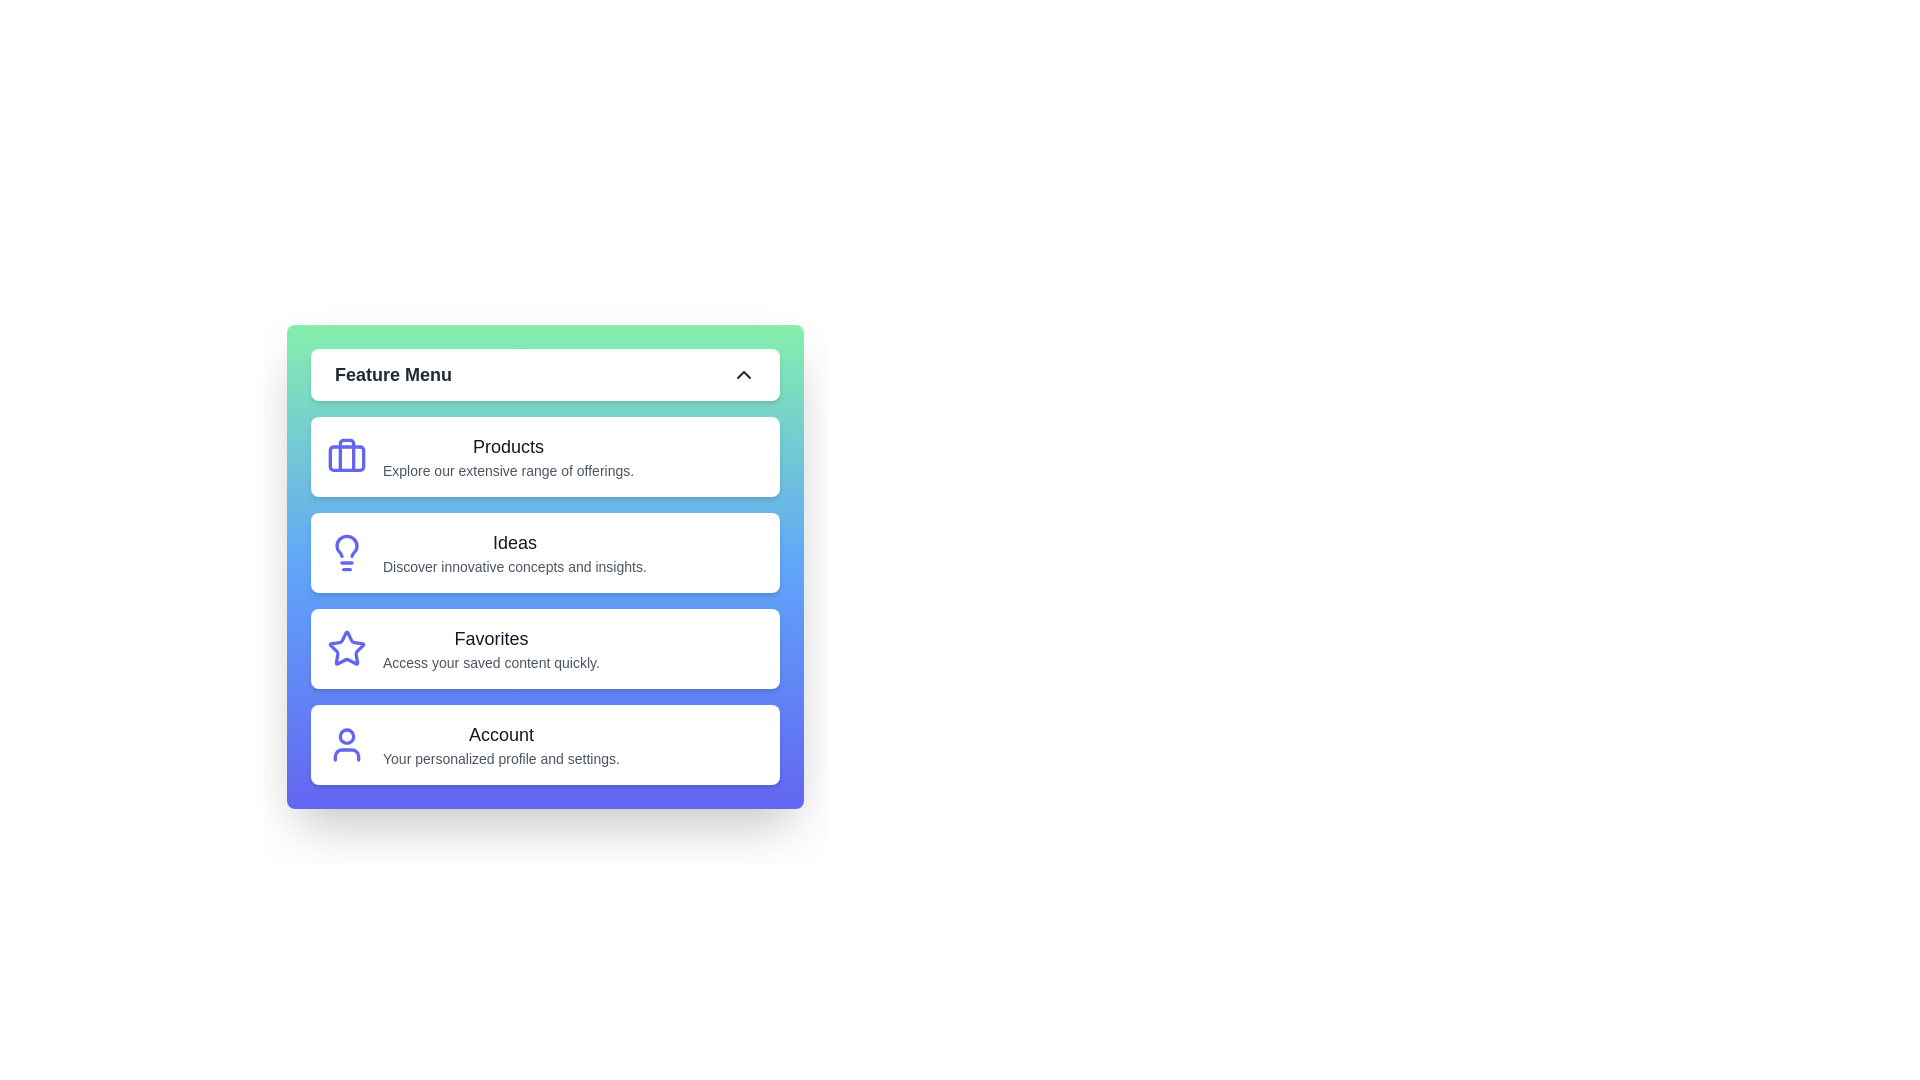 This screenshot has height=1080, width=1920. I want to click on the 'Feature Menu' button to toggle the menu visibility, so click(545, 374).